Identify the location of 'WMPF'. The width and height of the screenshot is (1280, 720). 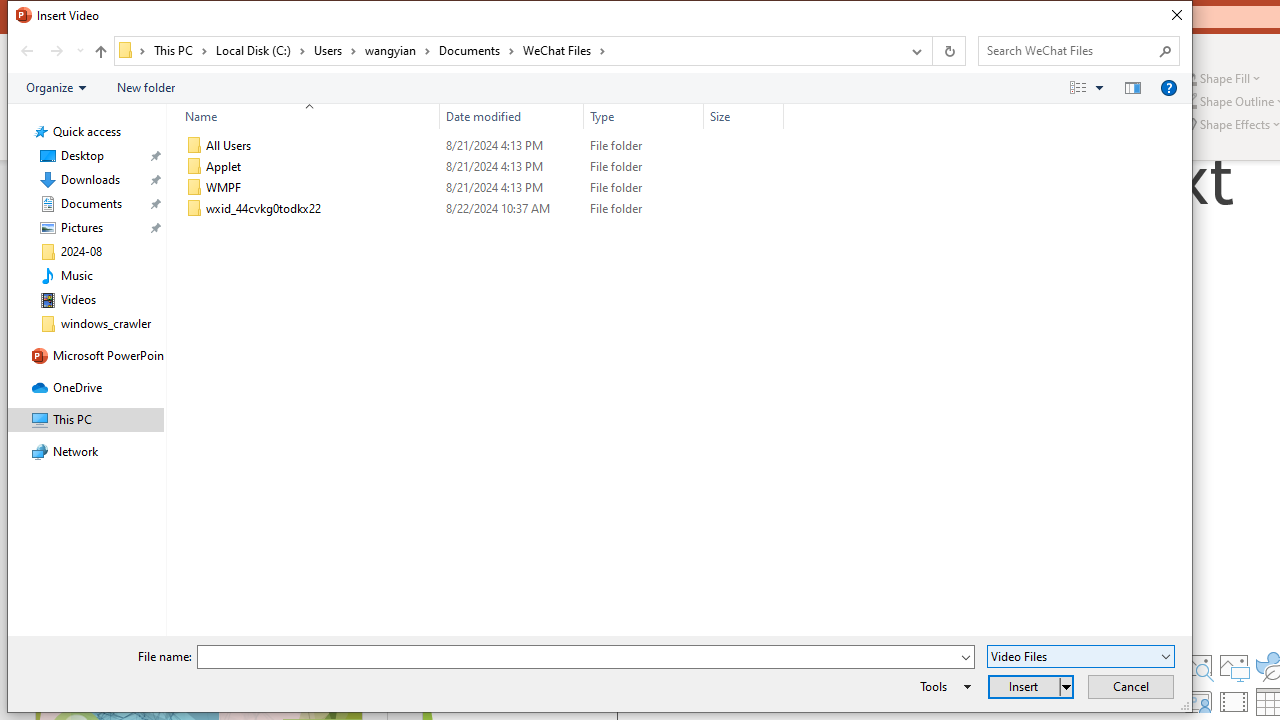
(480, 187).